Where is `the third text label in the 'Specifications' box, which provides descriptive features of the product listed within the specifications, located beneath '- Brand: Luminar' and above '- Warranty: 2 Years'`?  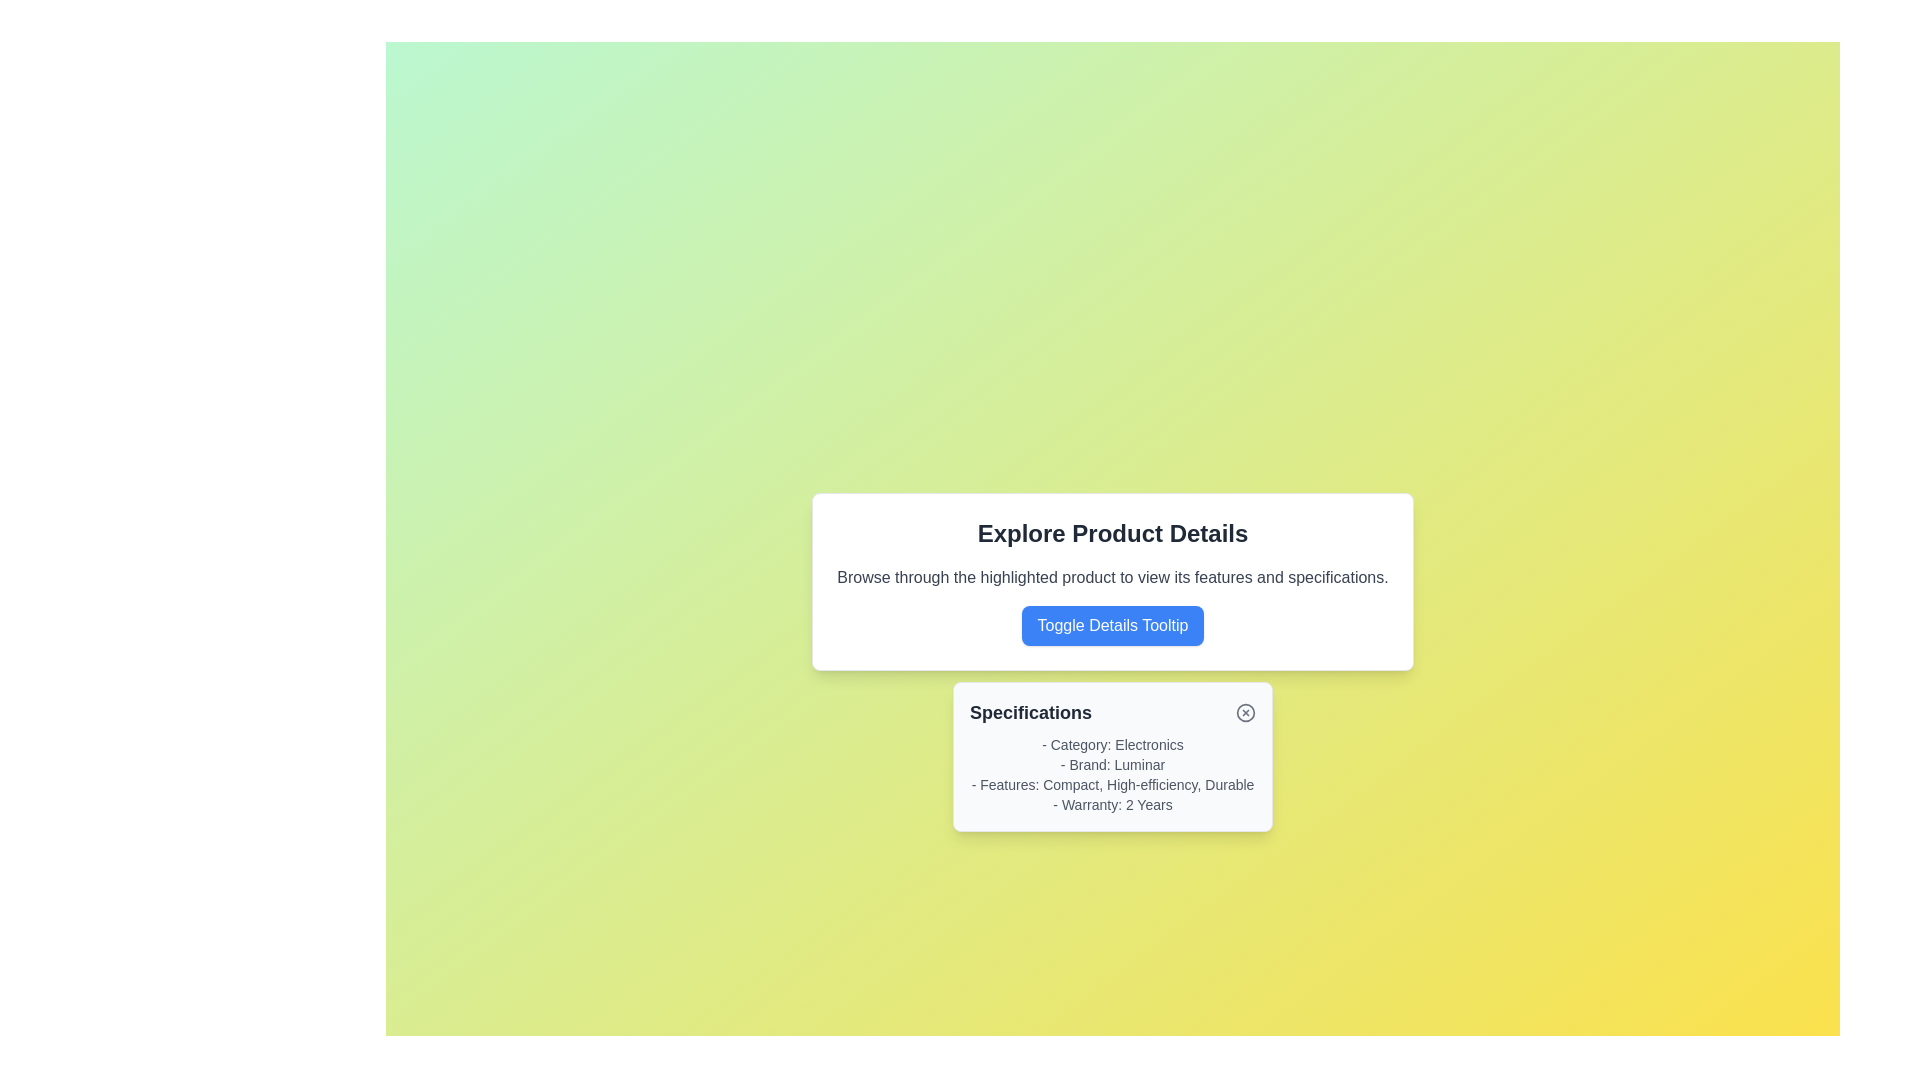
the third text label in the 'Specifications' box, which provides descriptive features of the product listed within the specifications, located beneath '- Brand: Luminar' and above '- Warranty: 2 Years' is located at coordinates (1112, 784).